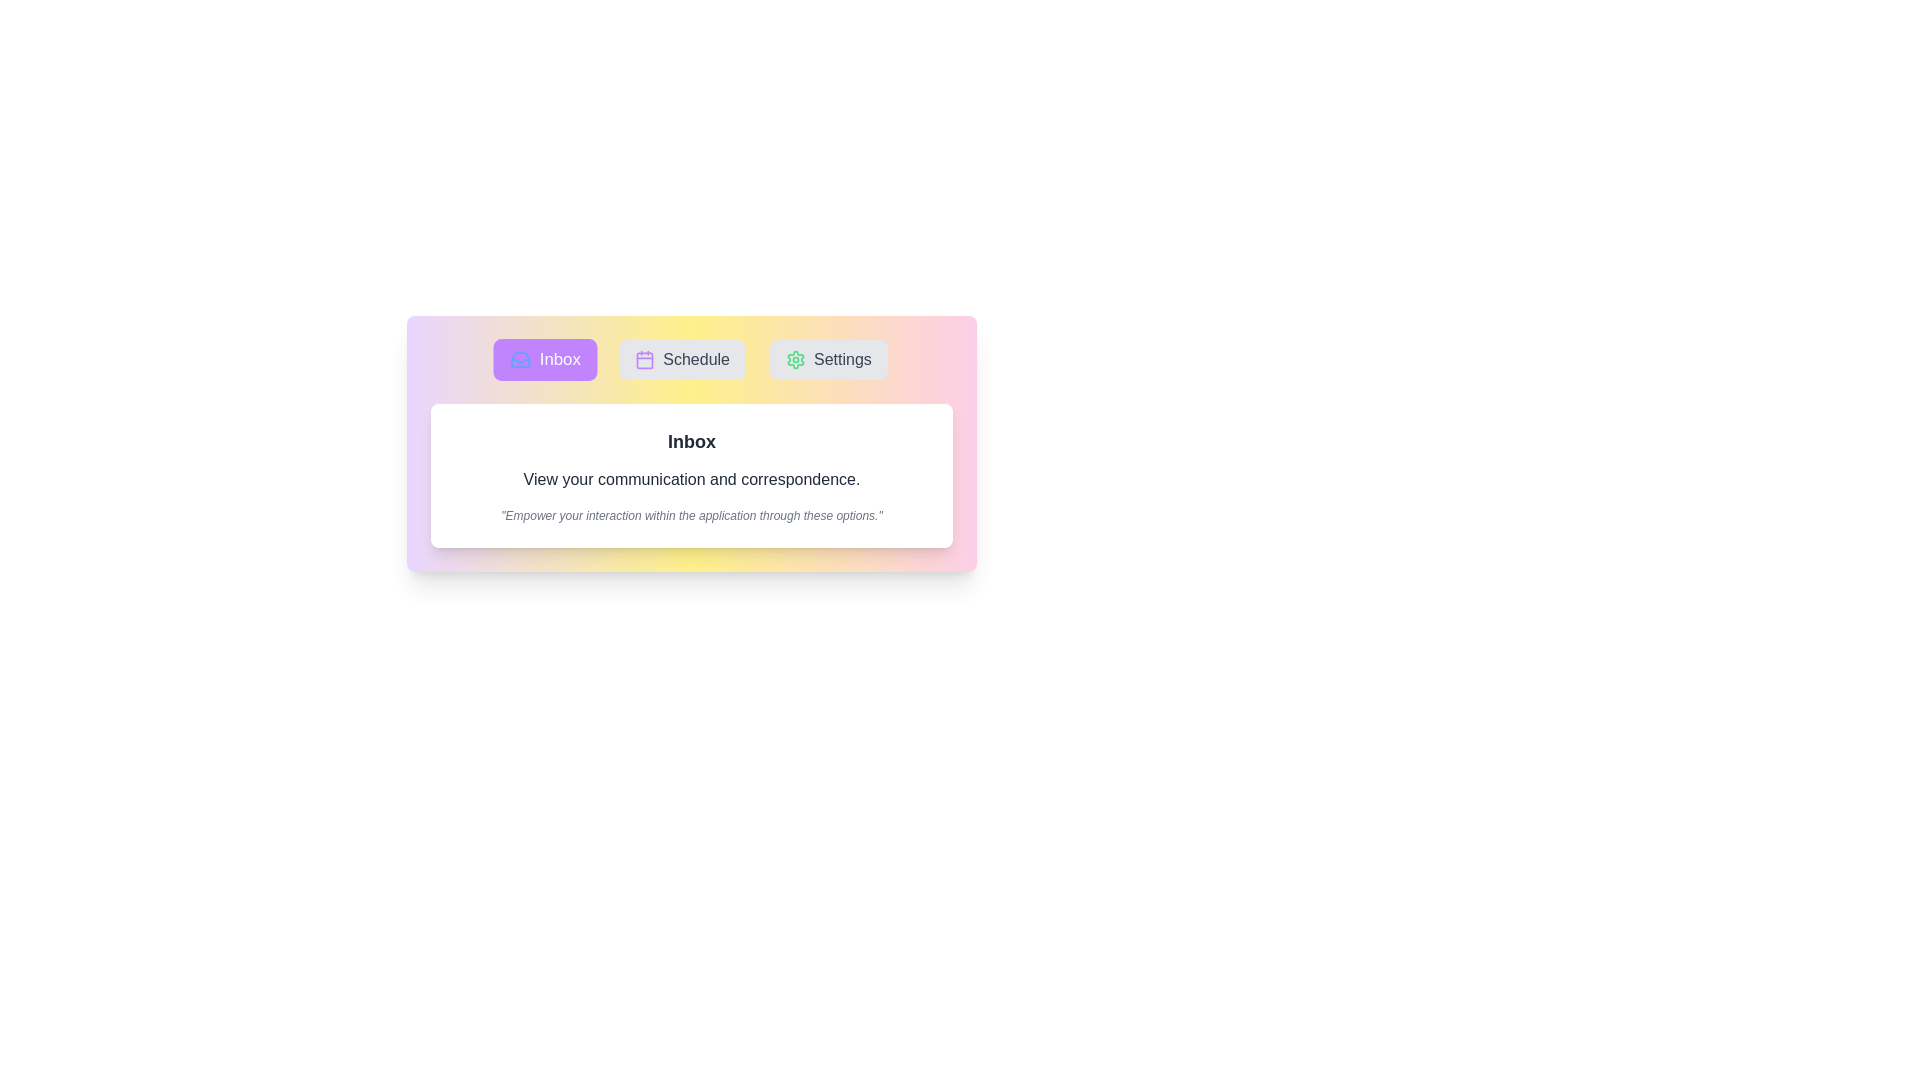 The height and width of the screenshot is (1080, 1920). I want to click on the tab button labeled Settings, so click(828, 358).